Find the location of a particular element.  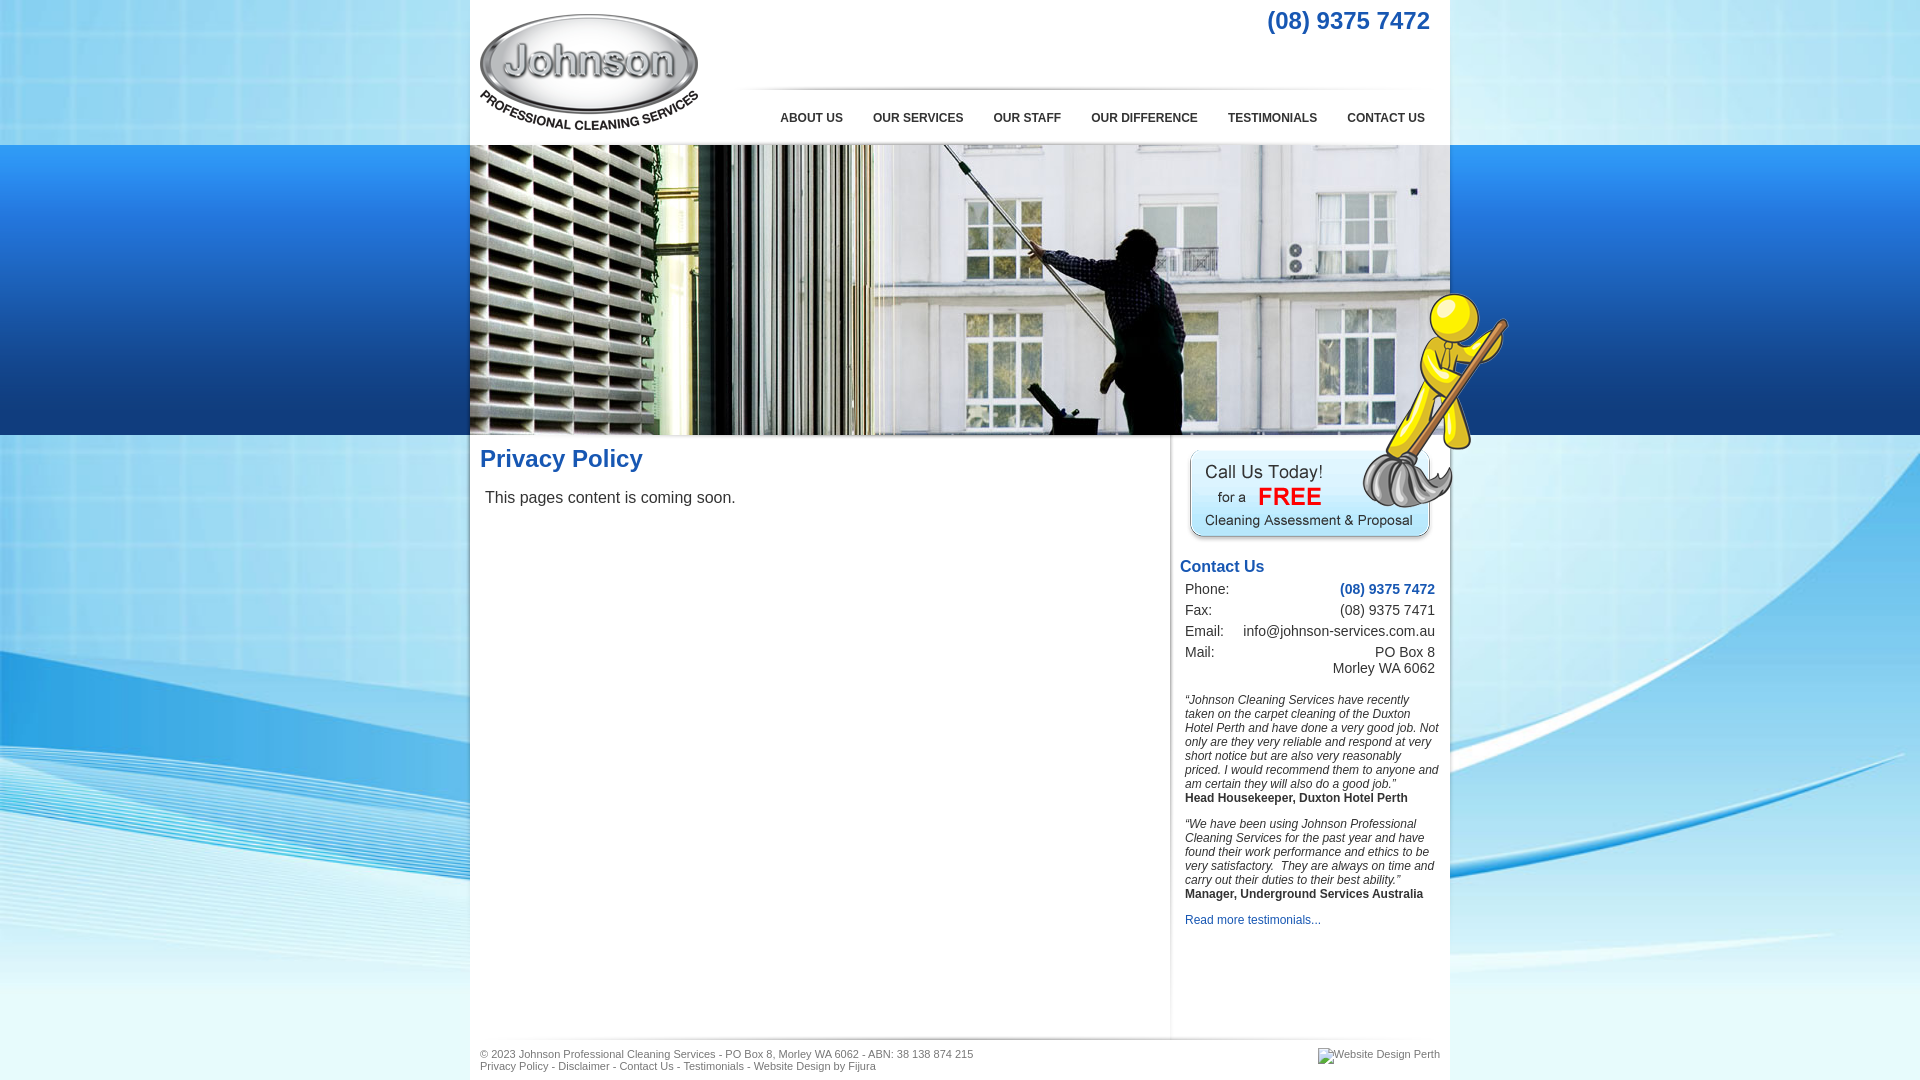

'Website Design Perth' is located at coordinates (1377, 1052).